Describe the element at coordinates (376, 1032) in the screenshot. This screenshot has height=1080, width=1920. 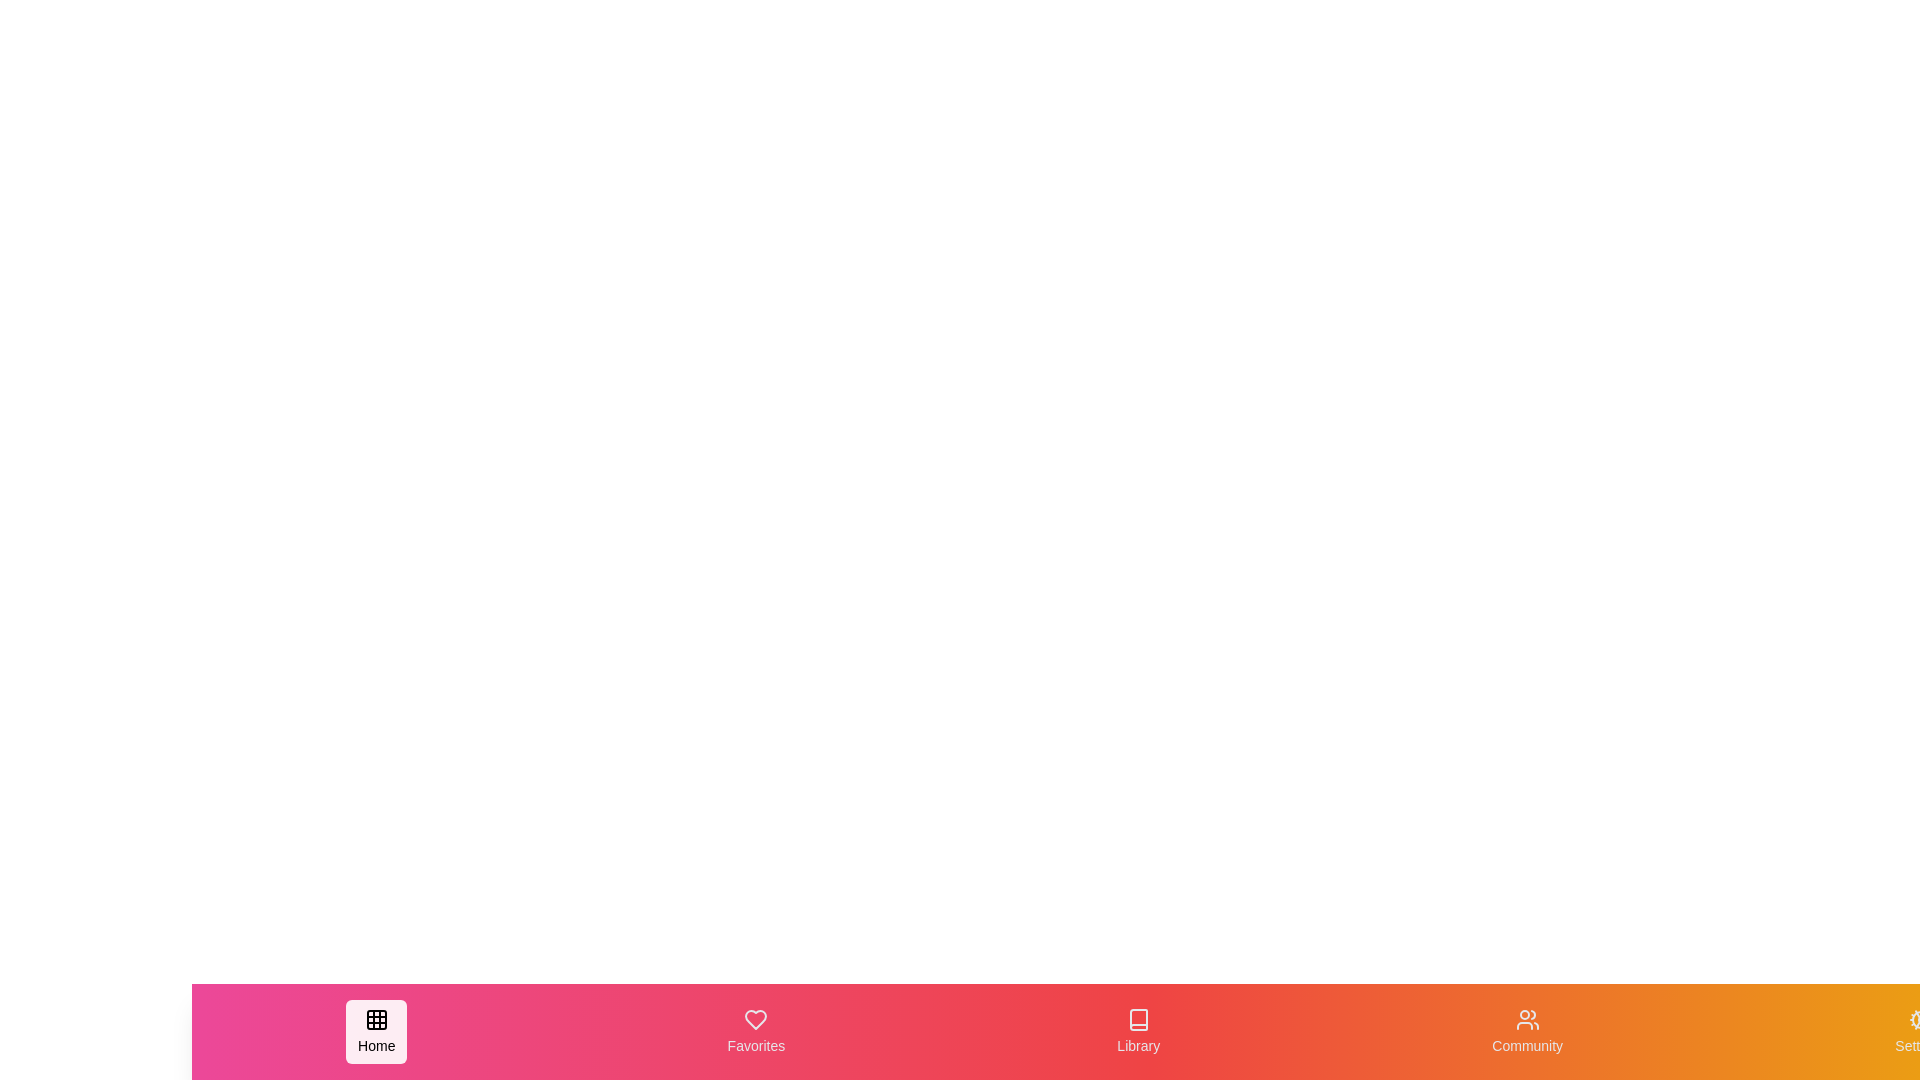
I see `the navigation tab labeled Home` at that location.